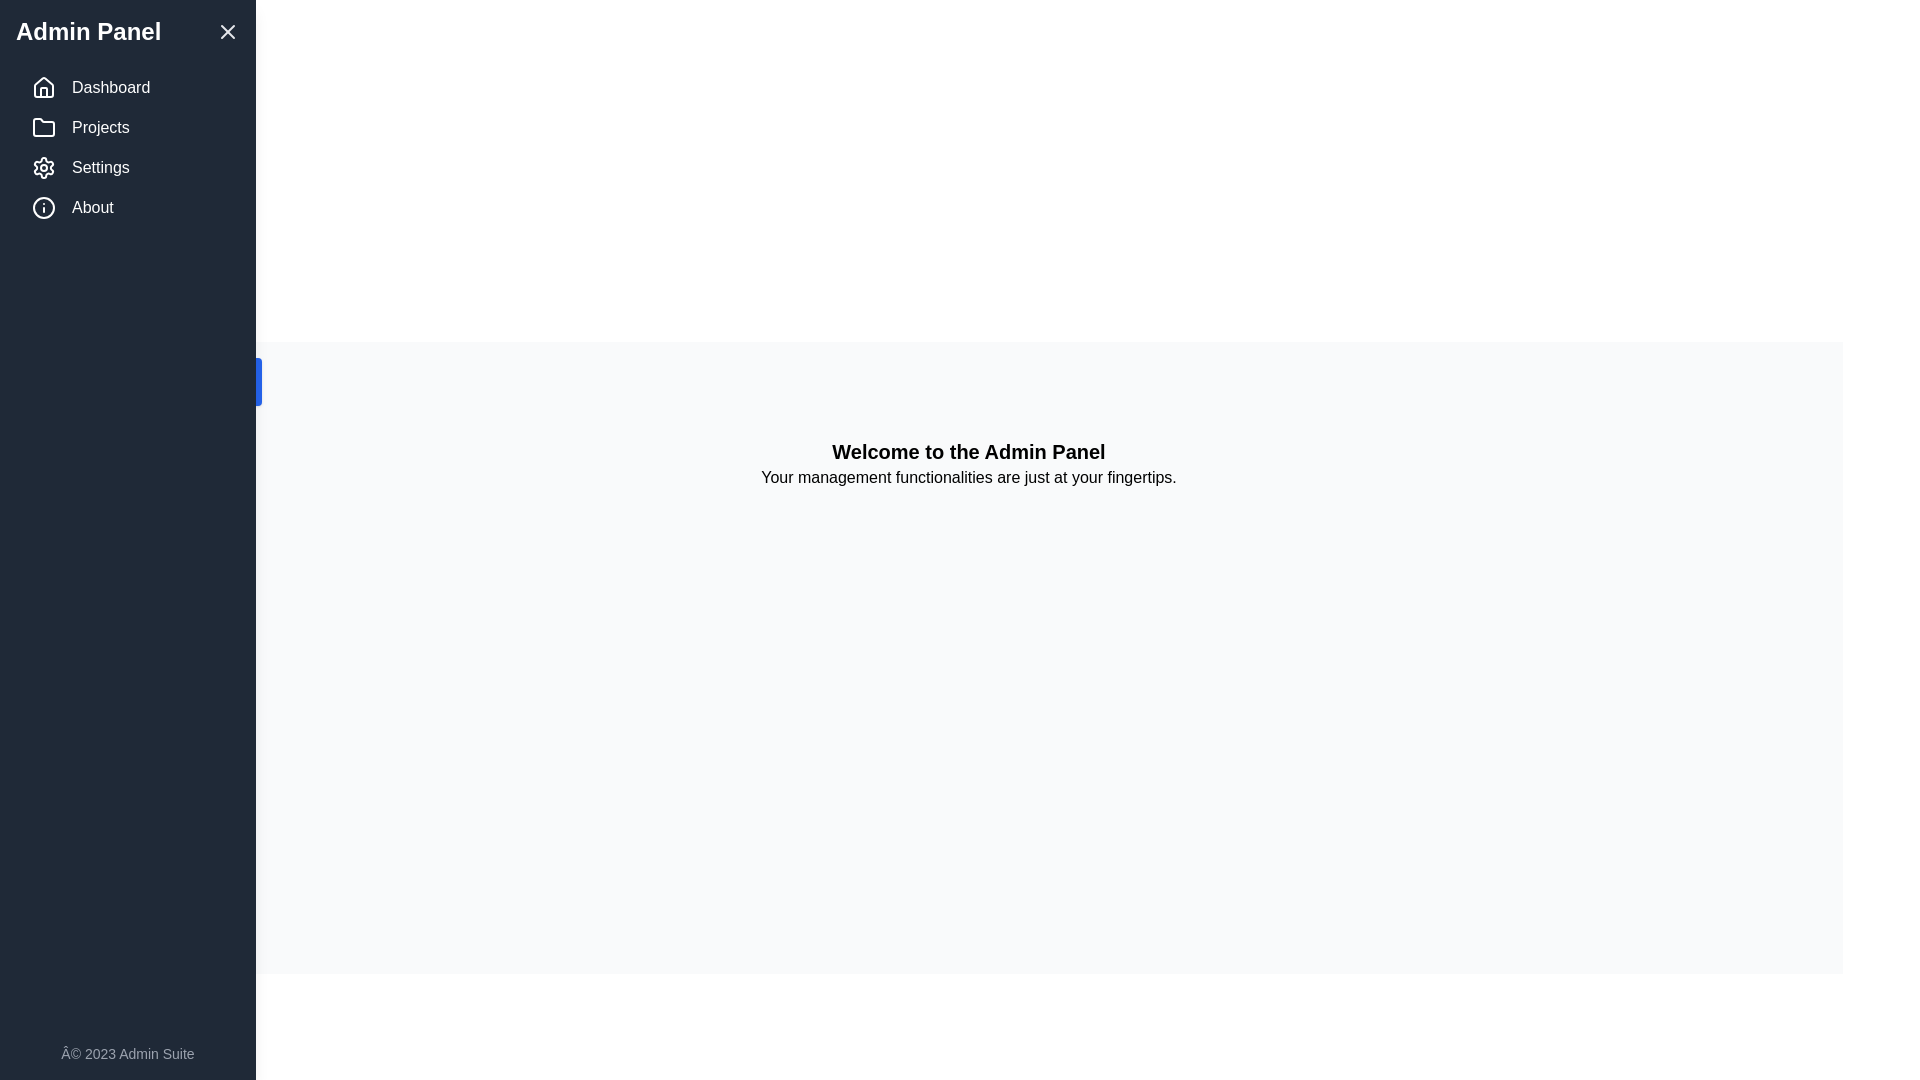  What do you see at coordinates (110, 87) in the screenshot?
I see `the 'Dashboard' menu label located in the dark blue sidebar under the 'Admin Panel' heading` at bounding box center [110, 87].